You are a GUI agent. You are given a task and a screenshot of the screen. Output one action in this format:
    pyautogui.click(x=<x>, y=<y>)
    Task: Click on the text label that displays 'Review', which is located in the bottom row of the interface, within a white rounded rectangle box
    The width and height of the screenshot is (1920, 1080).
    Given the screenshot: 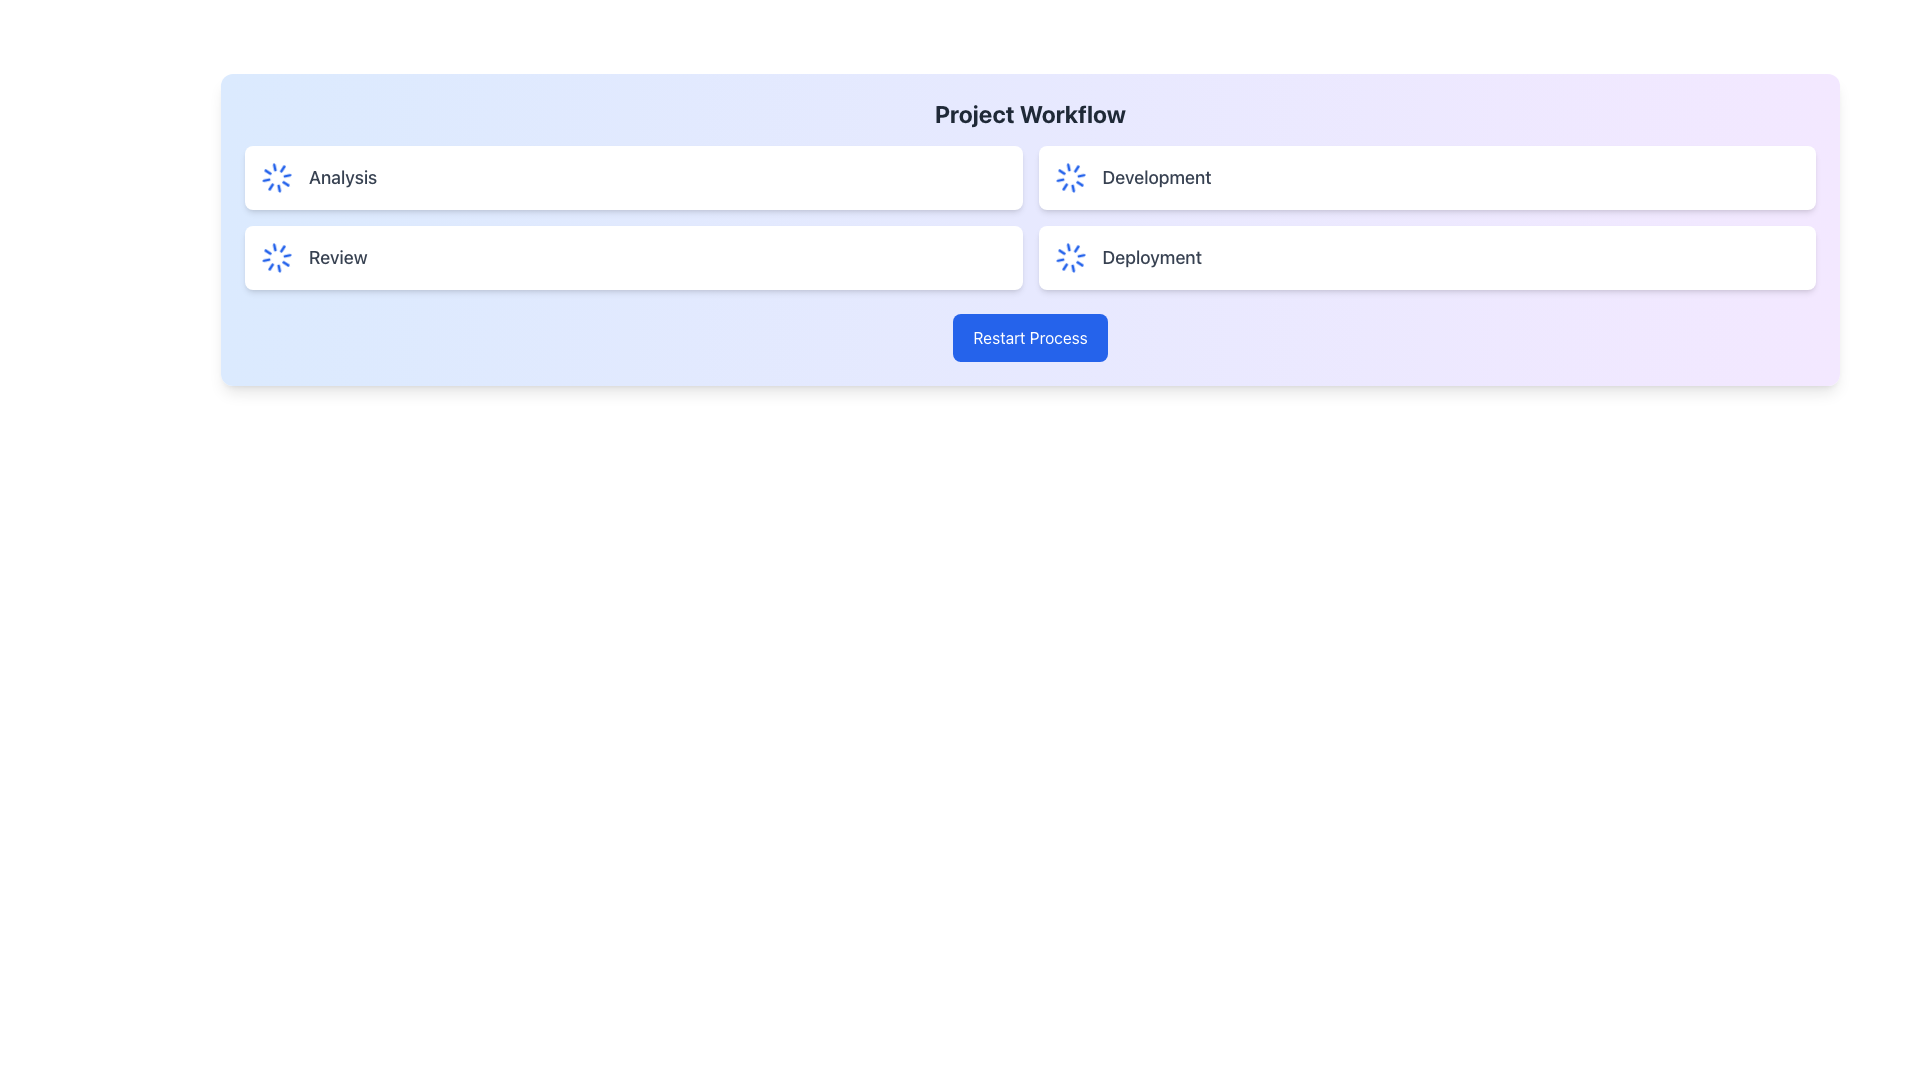 What is the action you would take?
    pyautogui.click(x=338, y=257)
    